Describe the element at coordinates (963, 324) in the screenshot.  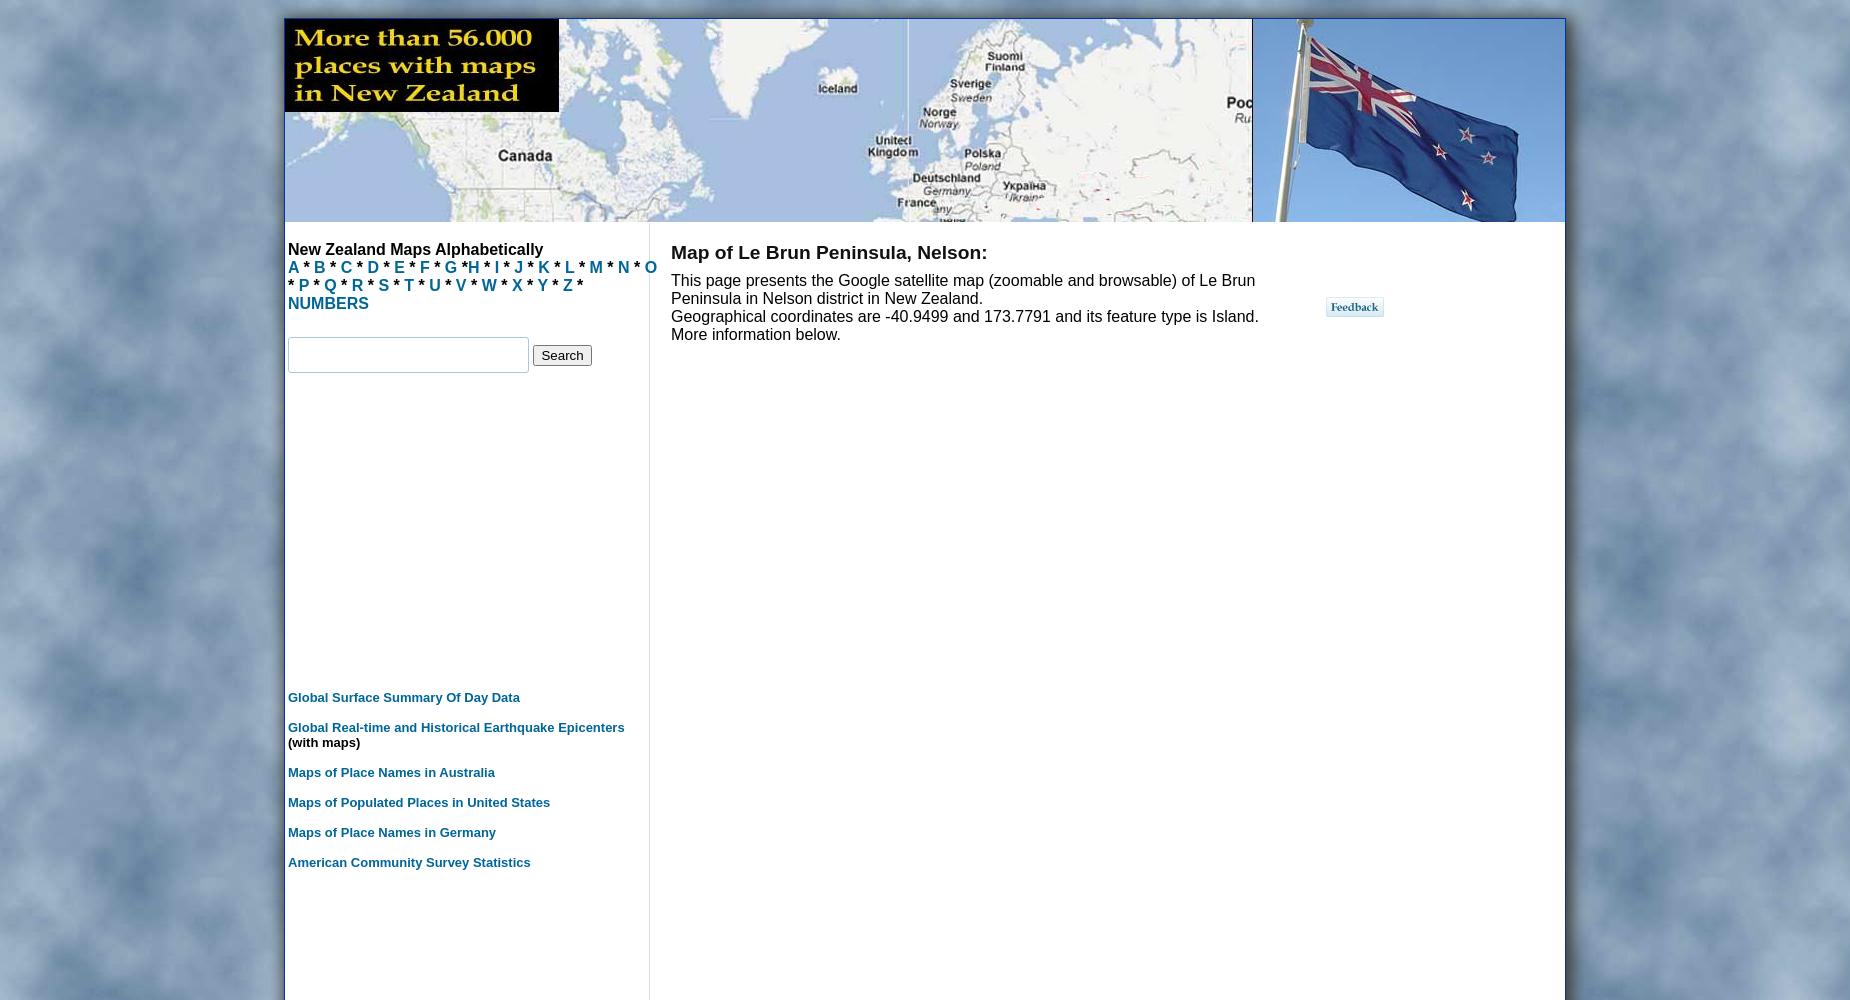
I see `'Geographical coordinates are -40.9499 and 173.7791 and its feature type is Island. More information below.'` at that location.